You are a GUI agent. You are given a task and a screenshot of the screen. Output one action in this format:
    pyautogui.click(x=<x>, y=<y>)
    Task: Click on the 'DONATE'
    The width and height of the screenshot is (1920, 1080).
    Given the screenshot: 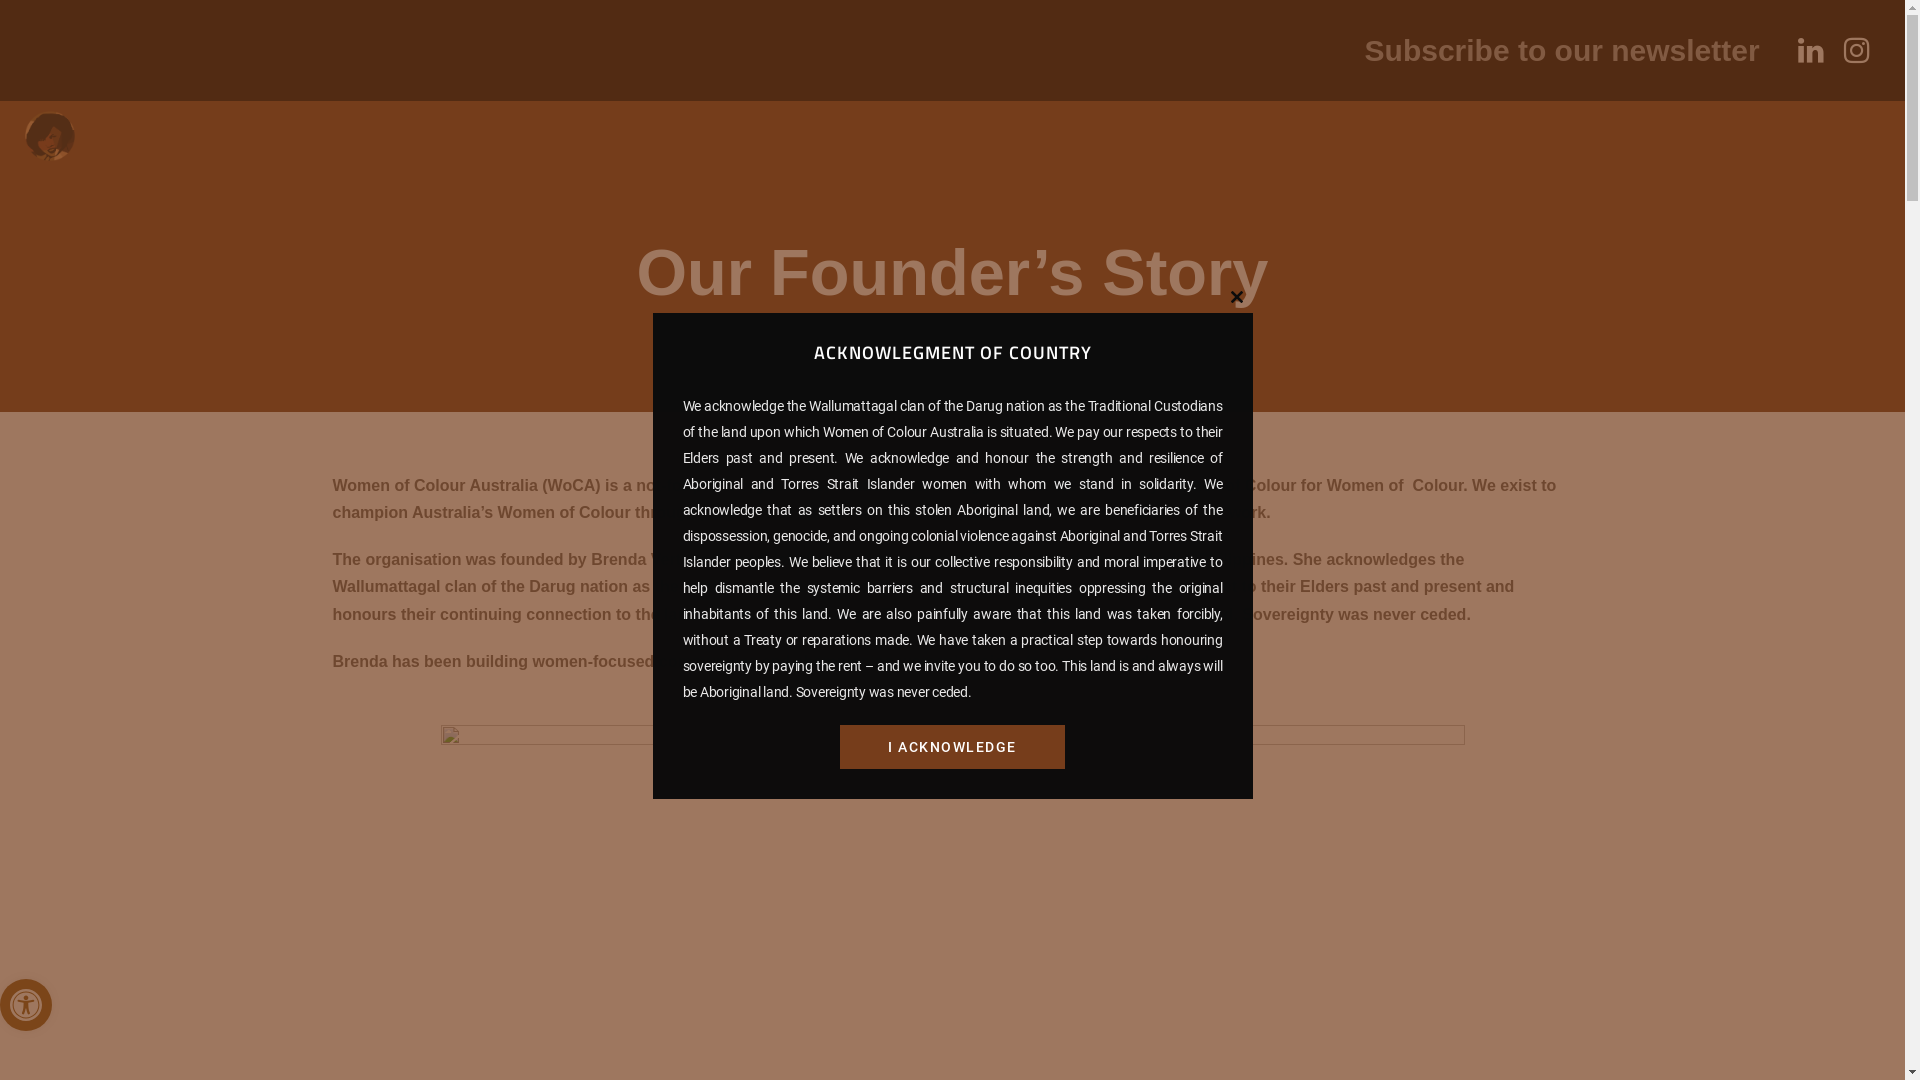 What is the action you would take?
    pyautogui.click(x=1228, y=148)
    